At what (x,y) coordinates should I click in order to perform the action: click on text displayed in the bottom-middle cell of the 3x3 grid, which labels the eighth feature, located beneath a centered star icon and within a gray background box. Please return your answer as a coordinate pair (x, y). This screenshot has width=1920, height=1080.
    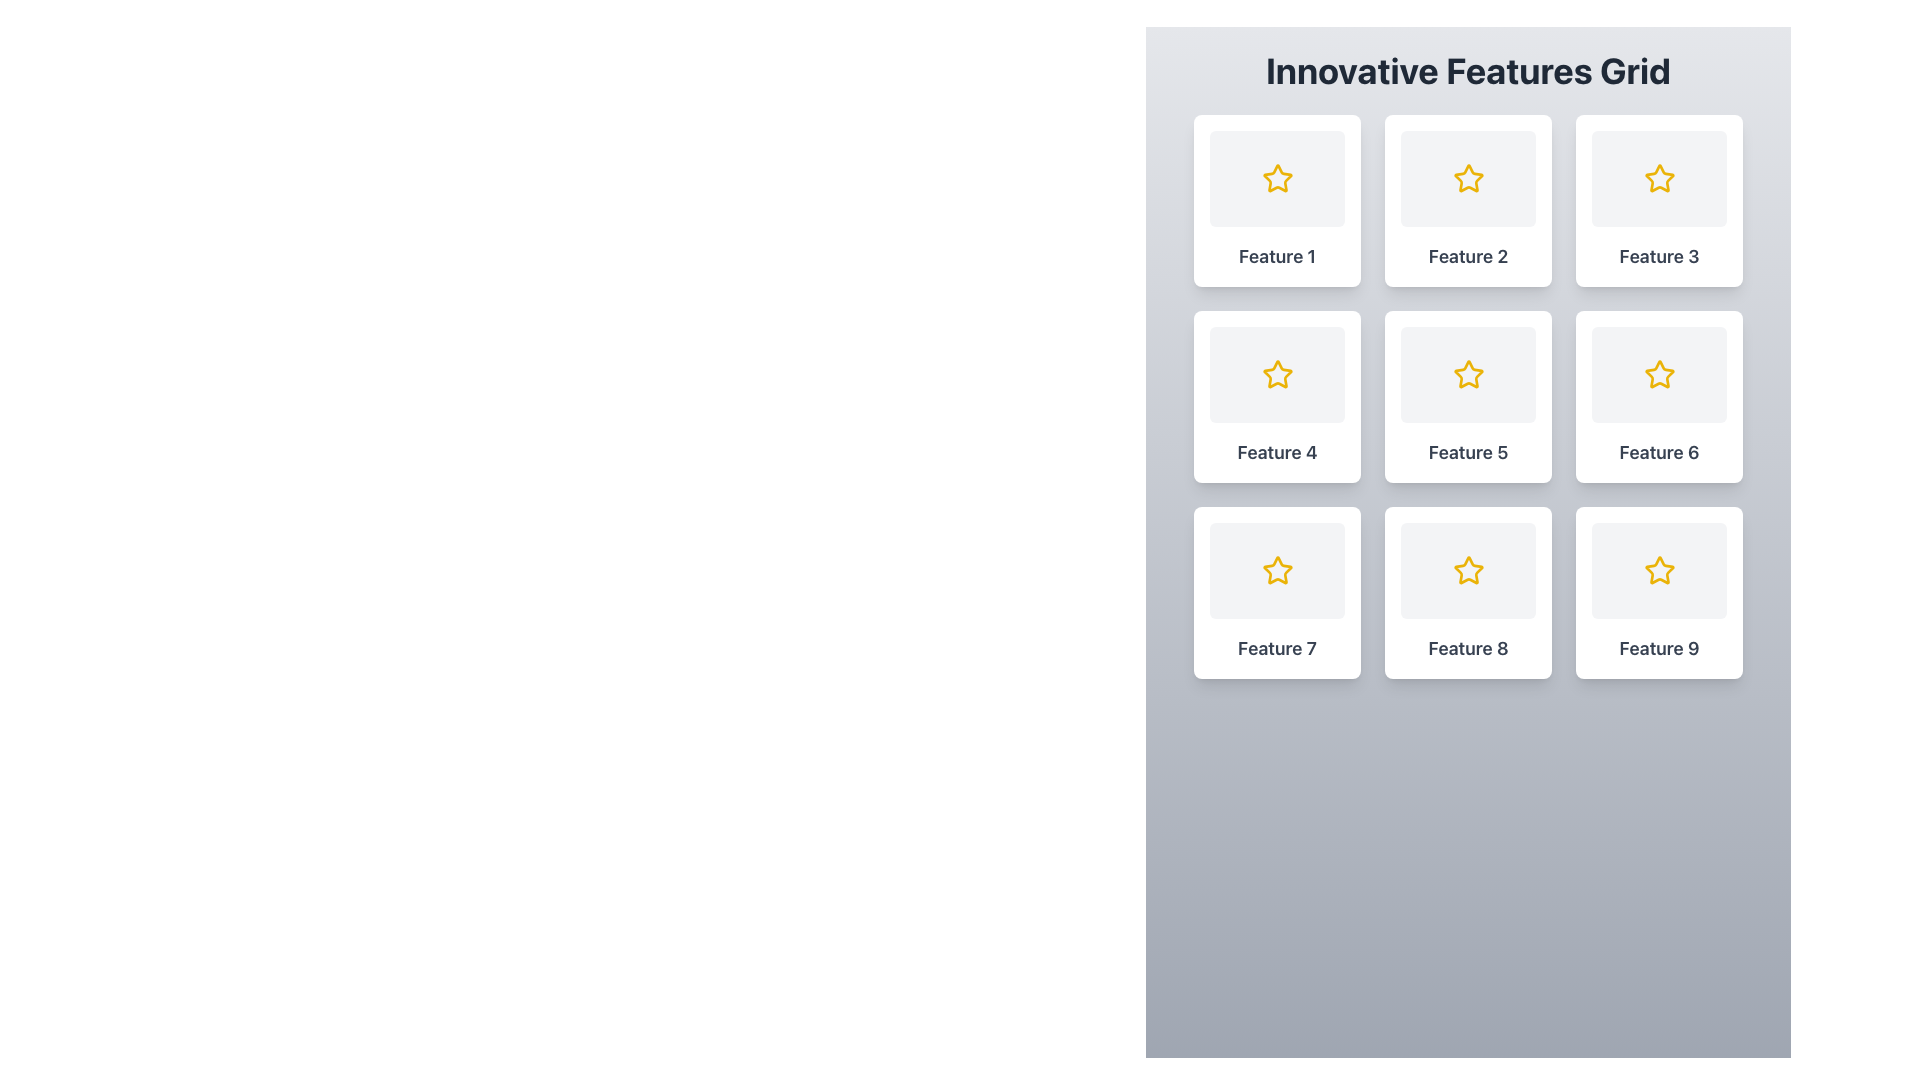
    Looking at the image, I should click on (1468, 648).